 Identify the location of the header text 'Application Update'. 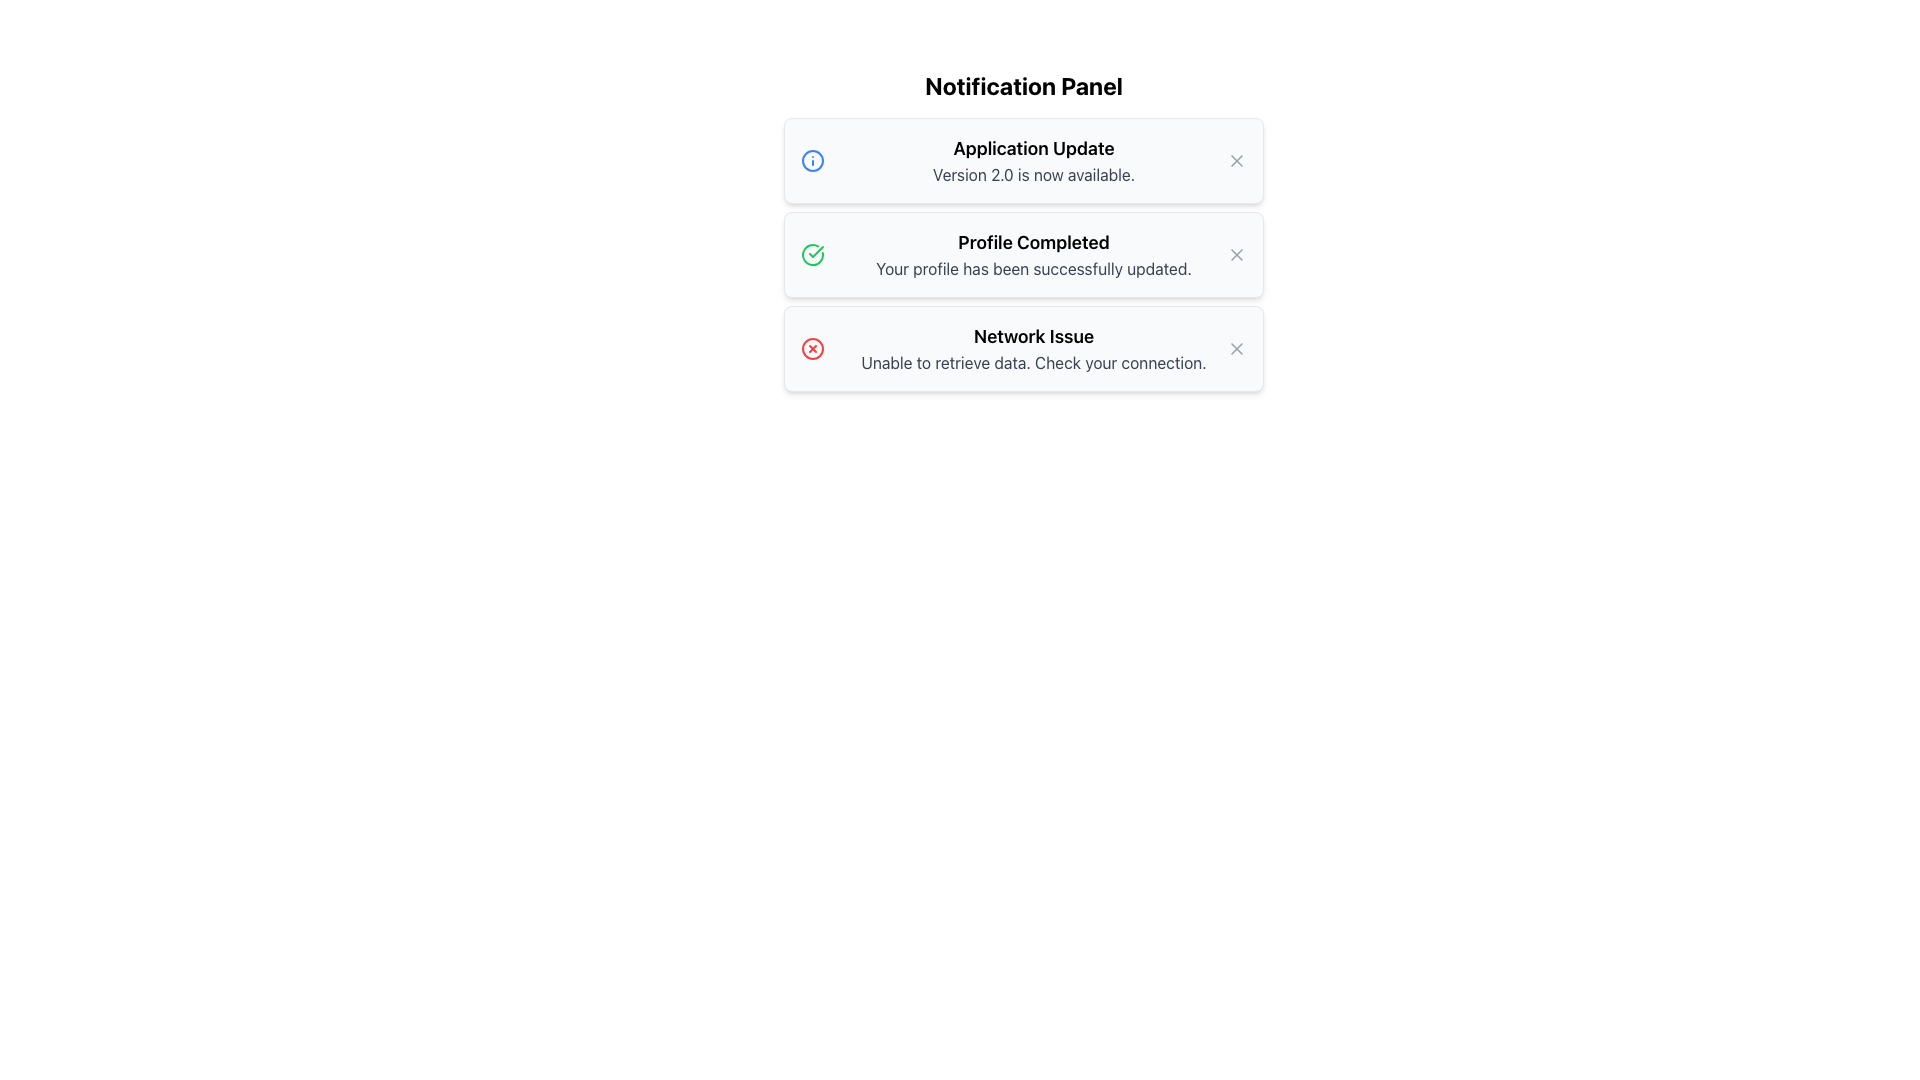
(1033, 148).